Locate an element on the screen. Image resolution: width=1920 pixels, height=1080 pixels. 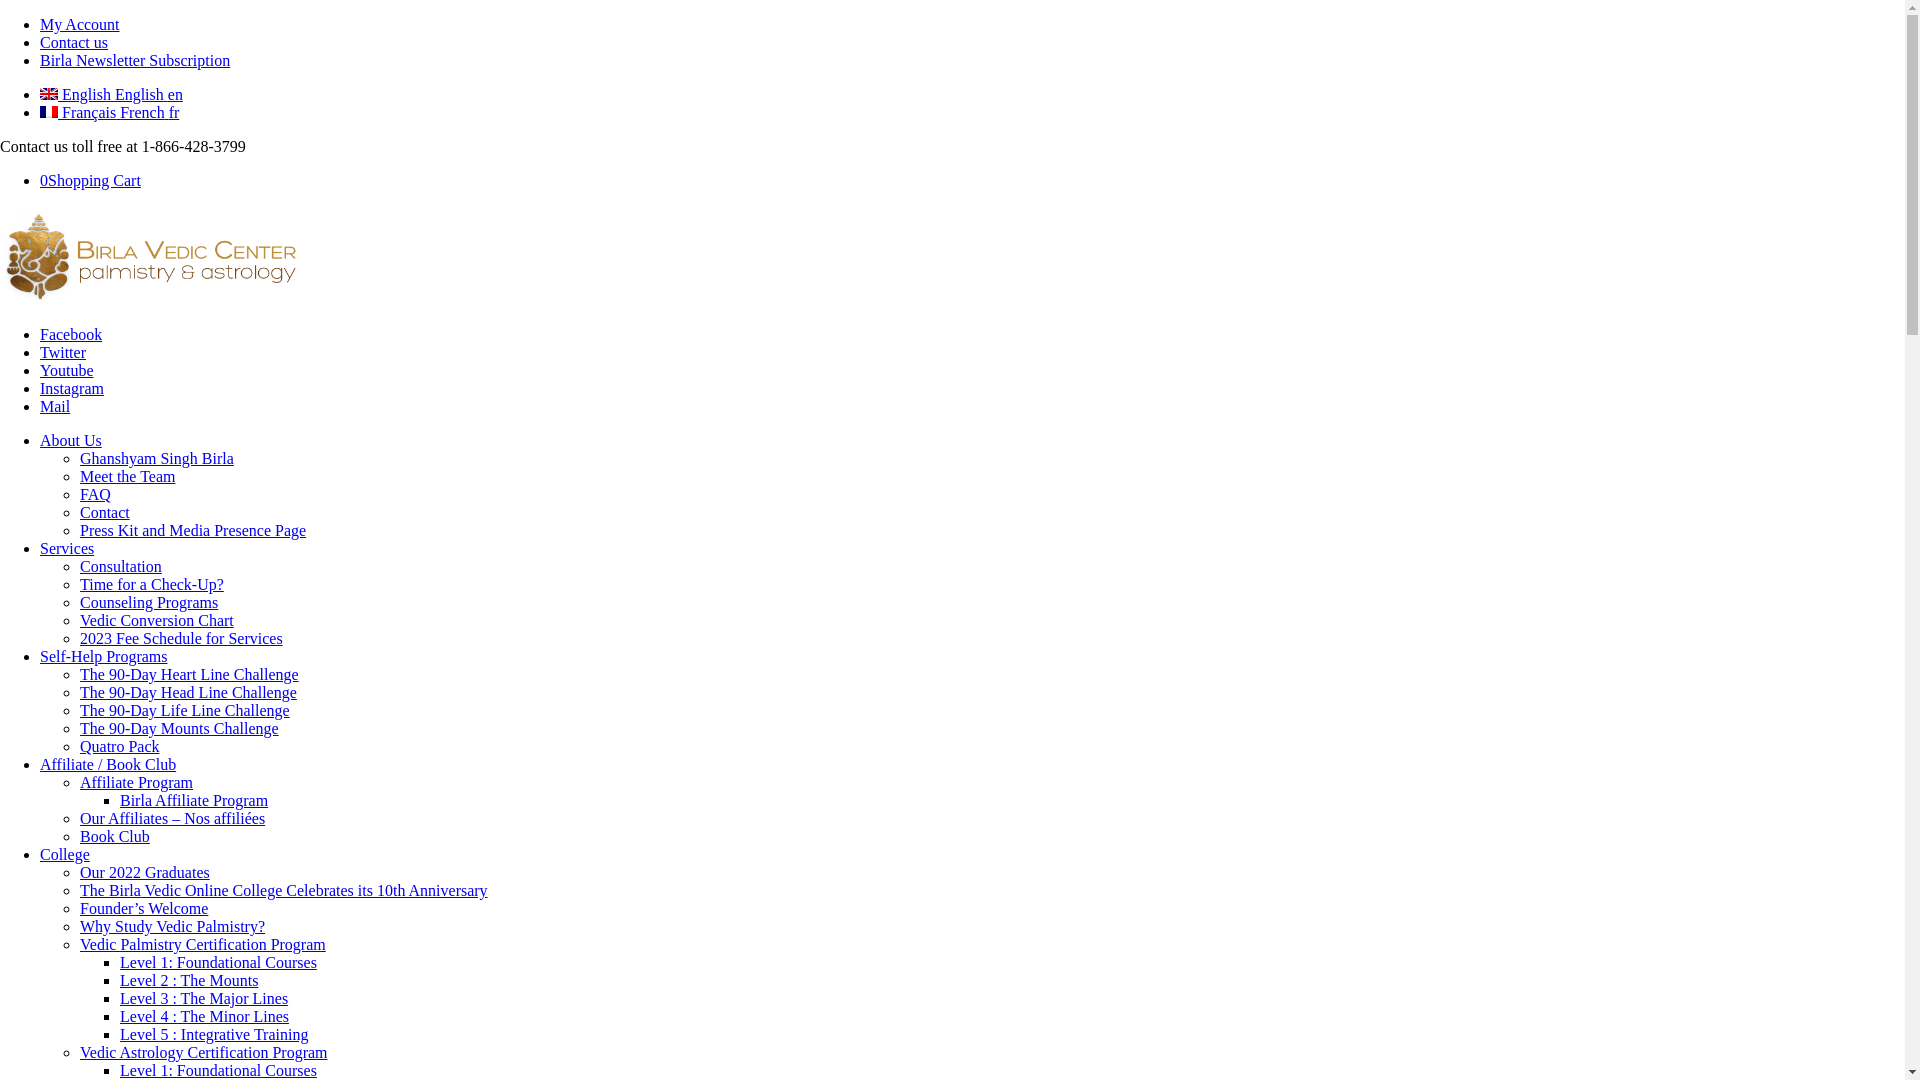
'FAQ' is located at coordinates (94, 494).